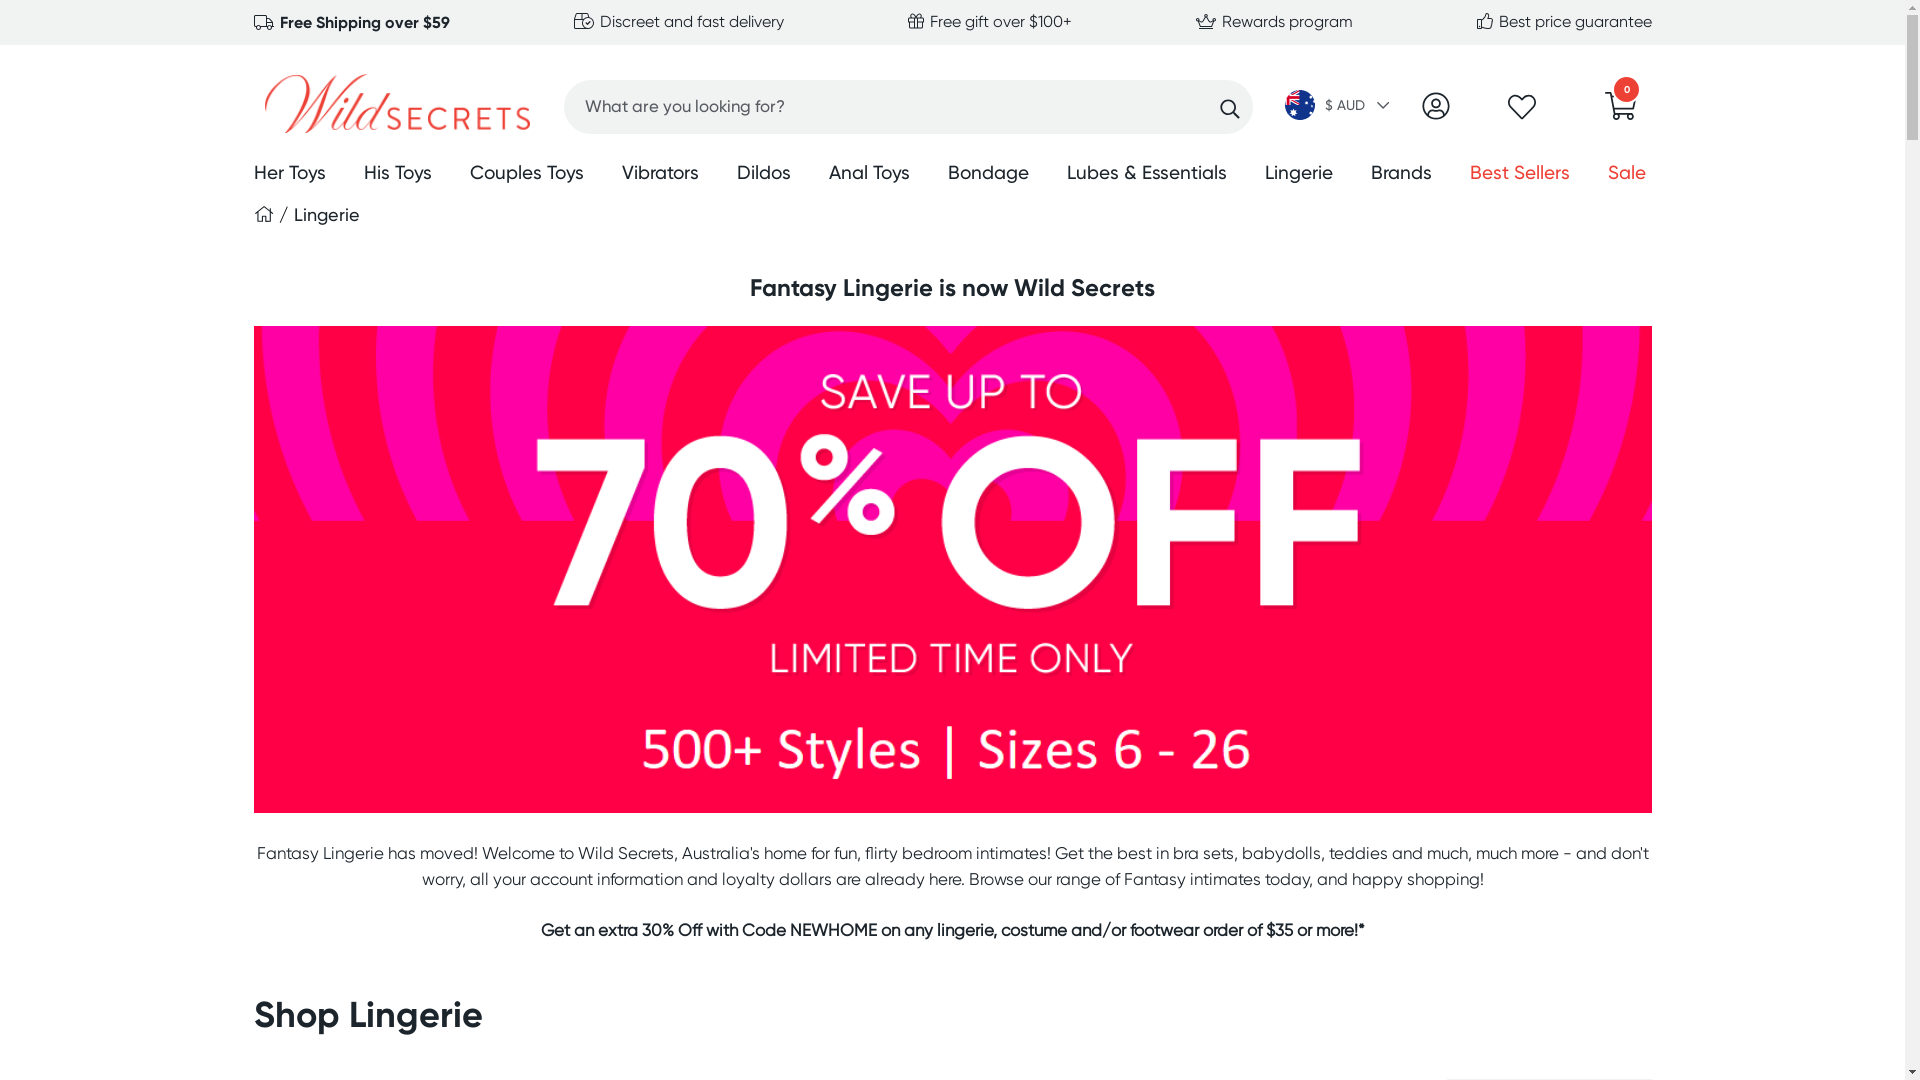  I want to click on 'Best Sellers', so click(1520, 173).